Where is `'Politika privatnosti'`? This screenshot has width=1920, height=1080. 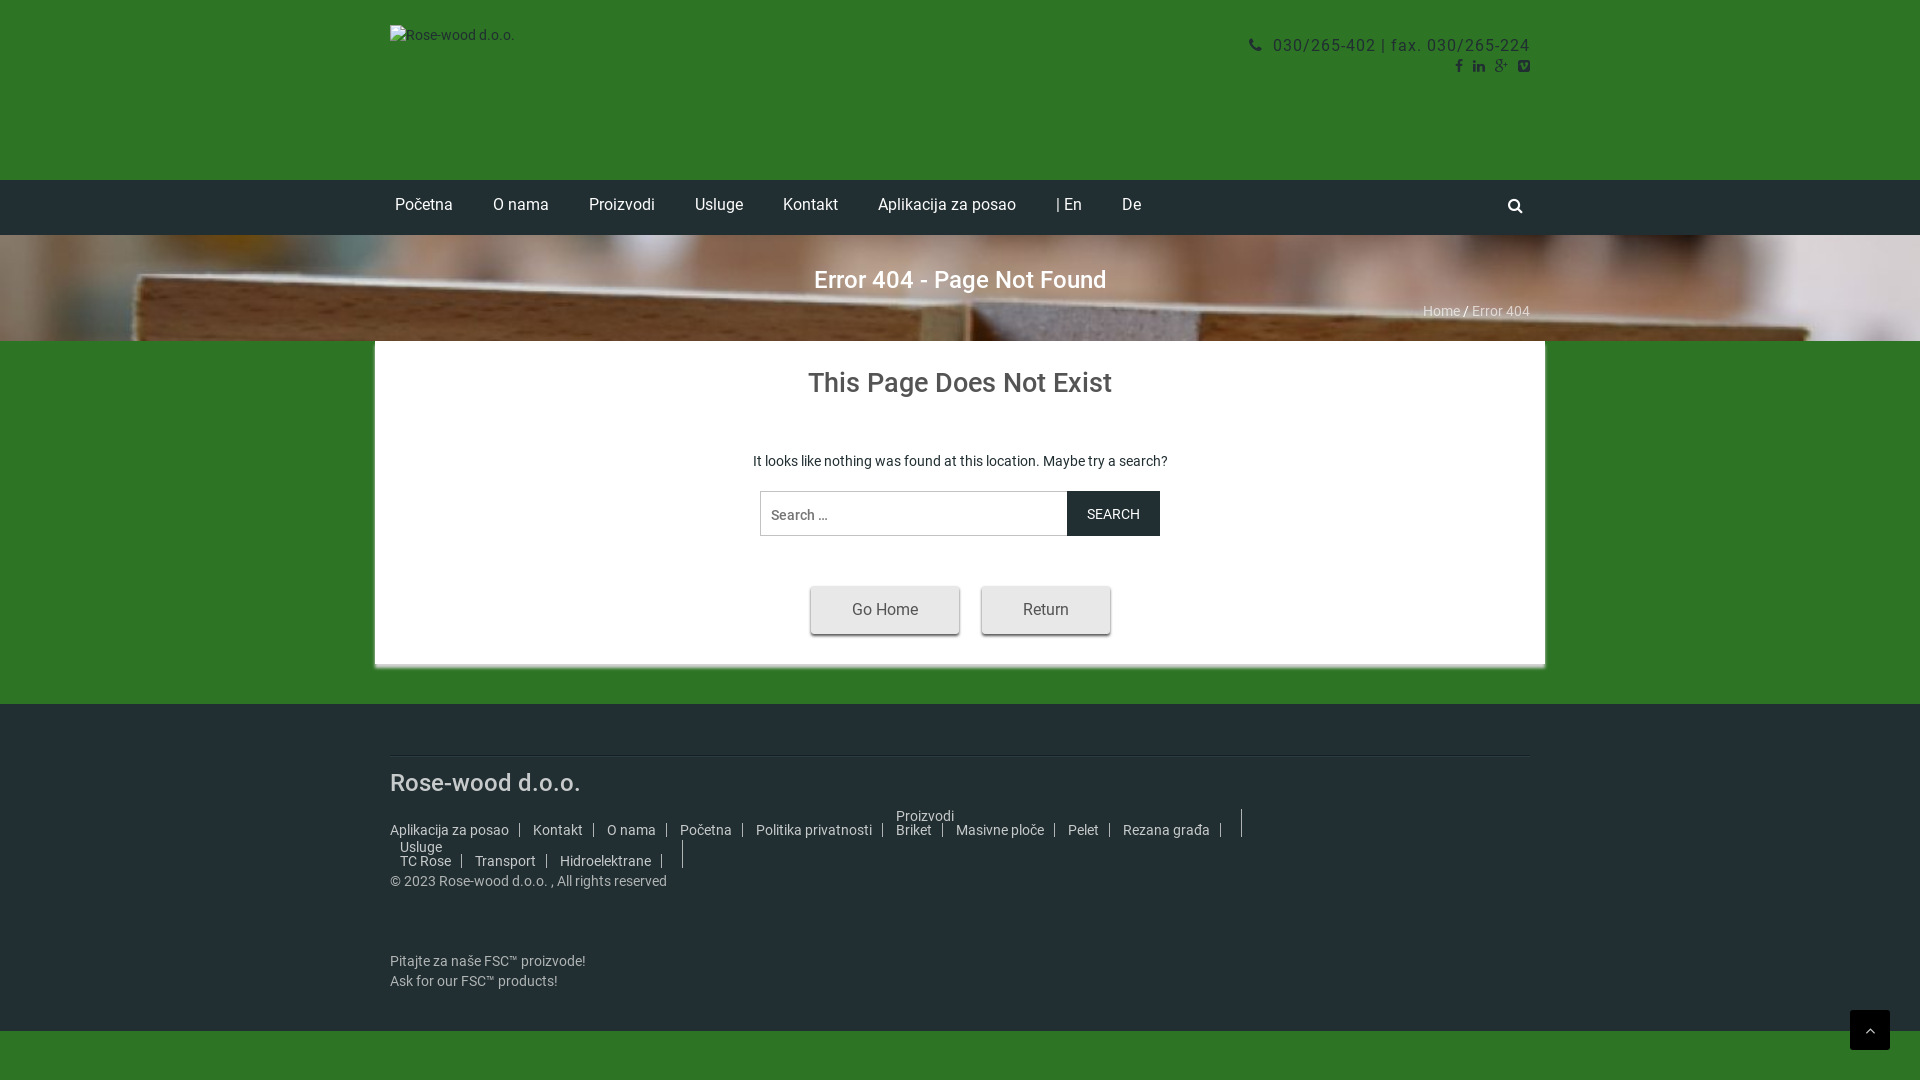 'Politika privatnosti' is located at coordinates (754, 829).